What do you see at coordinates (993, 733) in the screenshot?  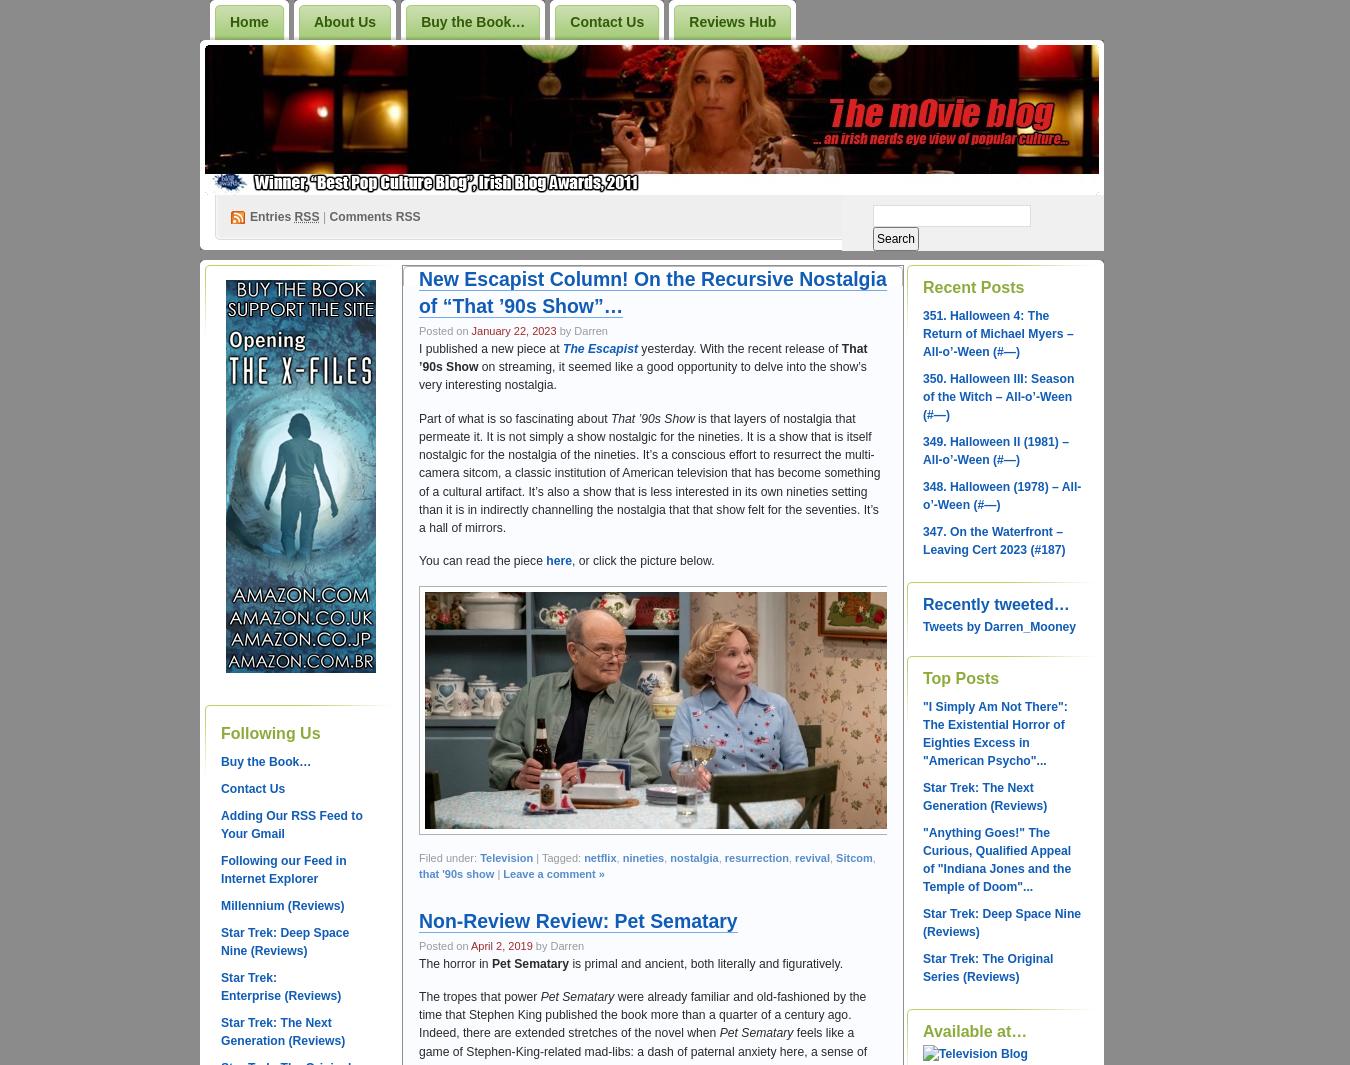 I see `'"I Simply Am Not There": The Existential Horror of Eighties Excess in "American Psycho"...'` at bounding box center [993, 733].